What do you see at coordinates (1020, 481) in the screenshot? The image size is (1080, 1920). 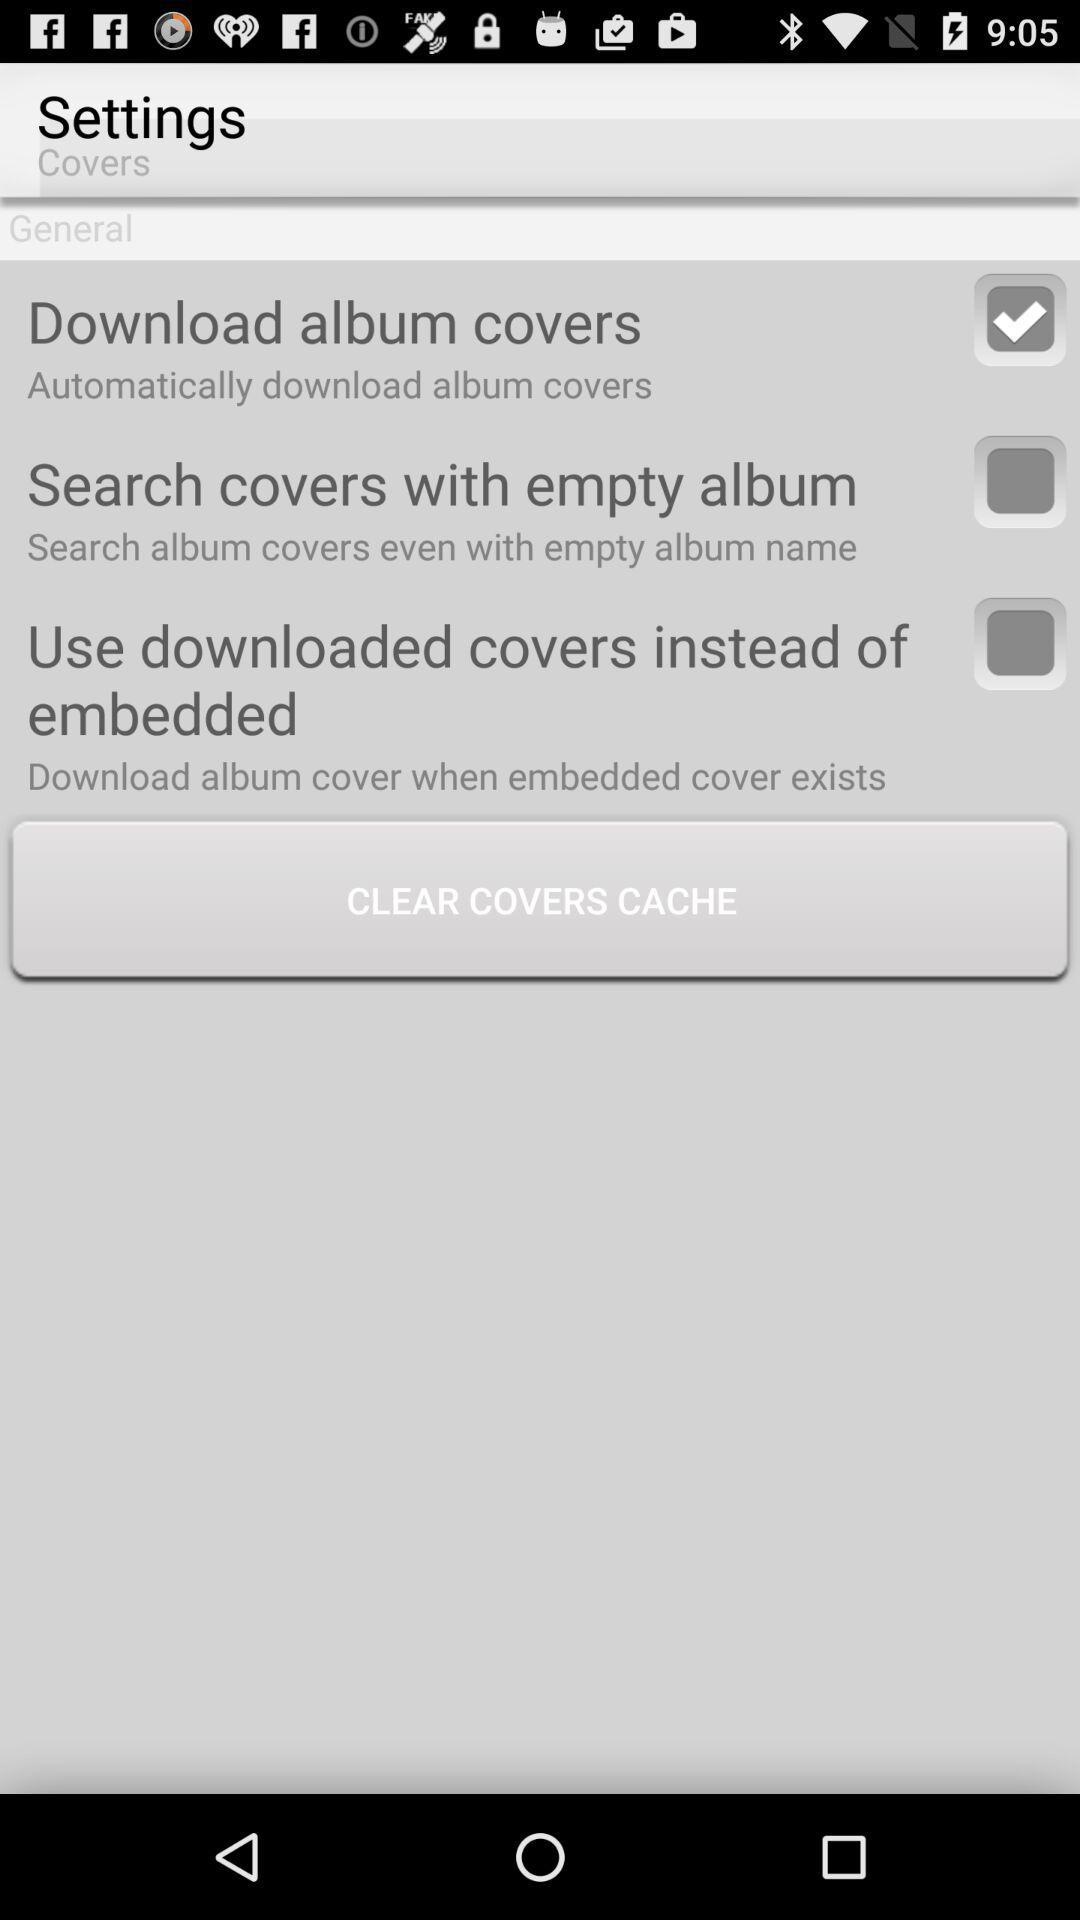 I see `check to search covers with empty album` at bounding box center [1020, 481].